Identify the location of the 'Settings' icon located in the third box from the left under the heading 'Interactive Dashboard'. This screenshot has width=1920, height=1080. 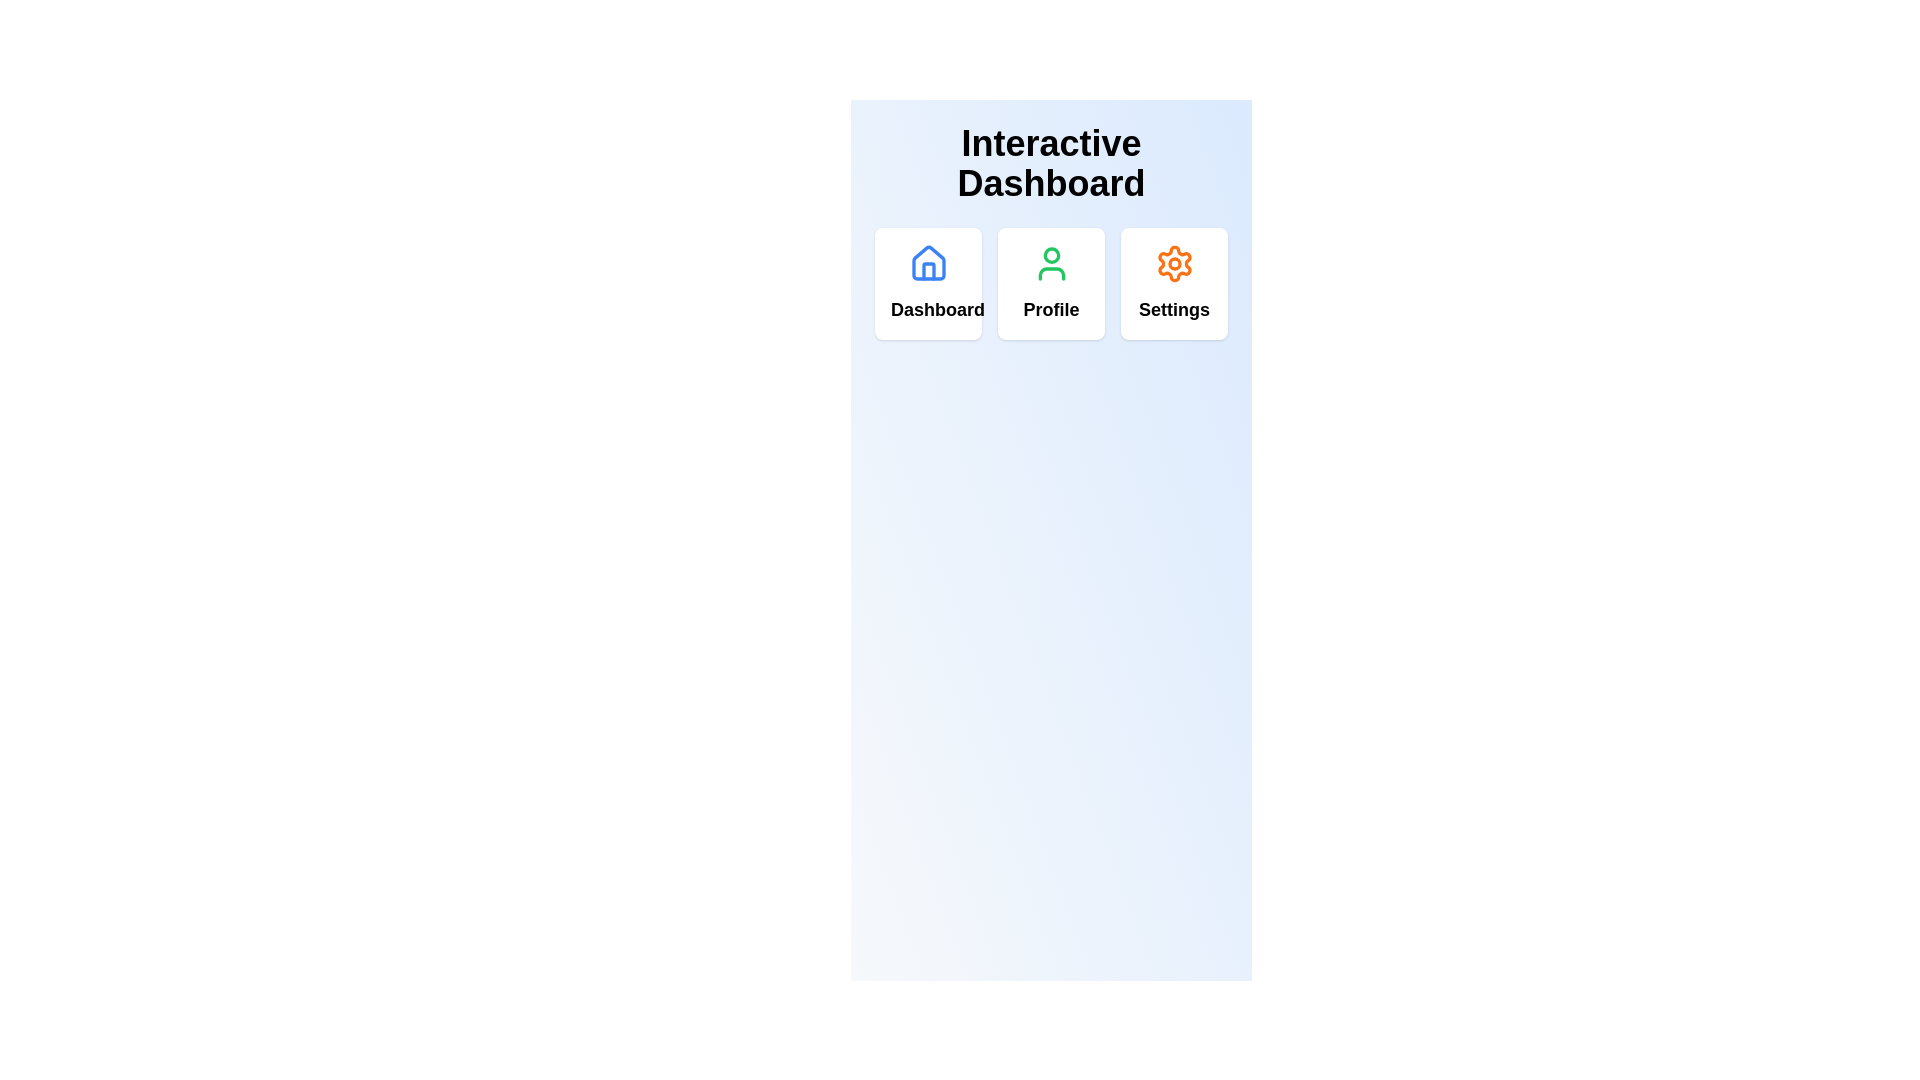
(1174, 262).